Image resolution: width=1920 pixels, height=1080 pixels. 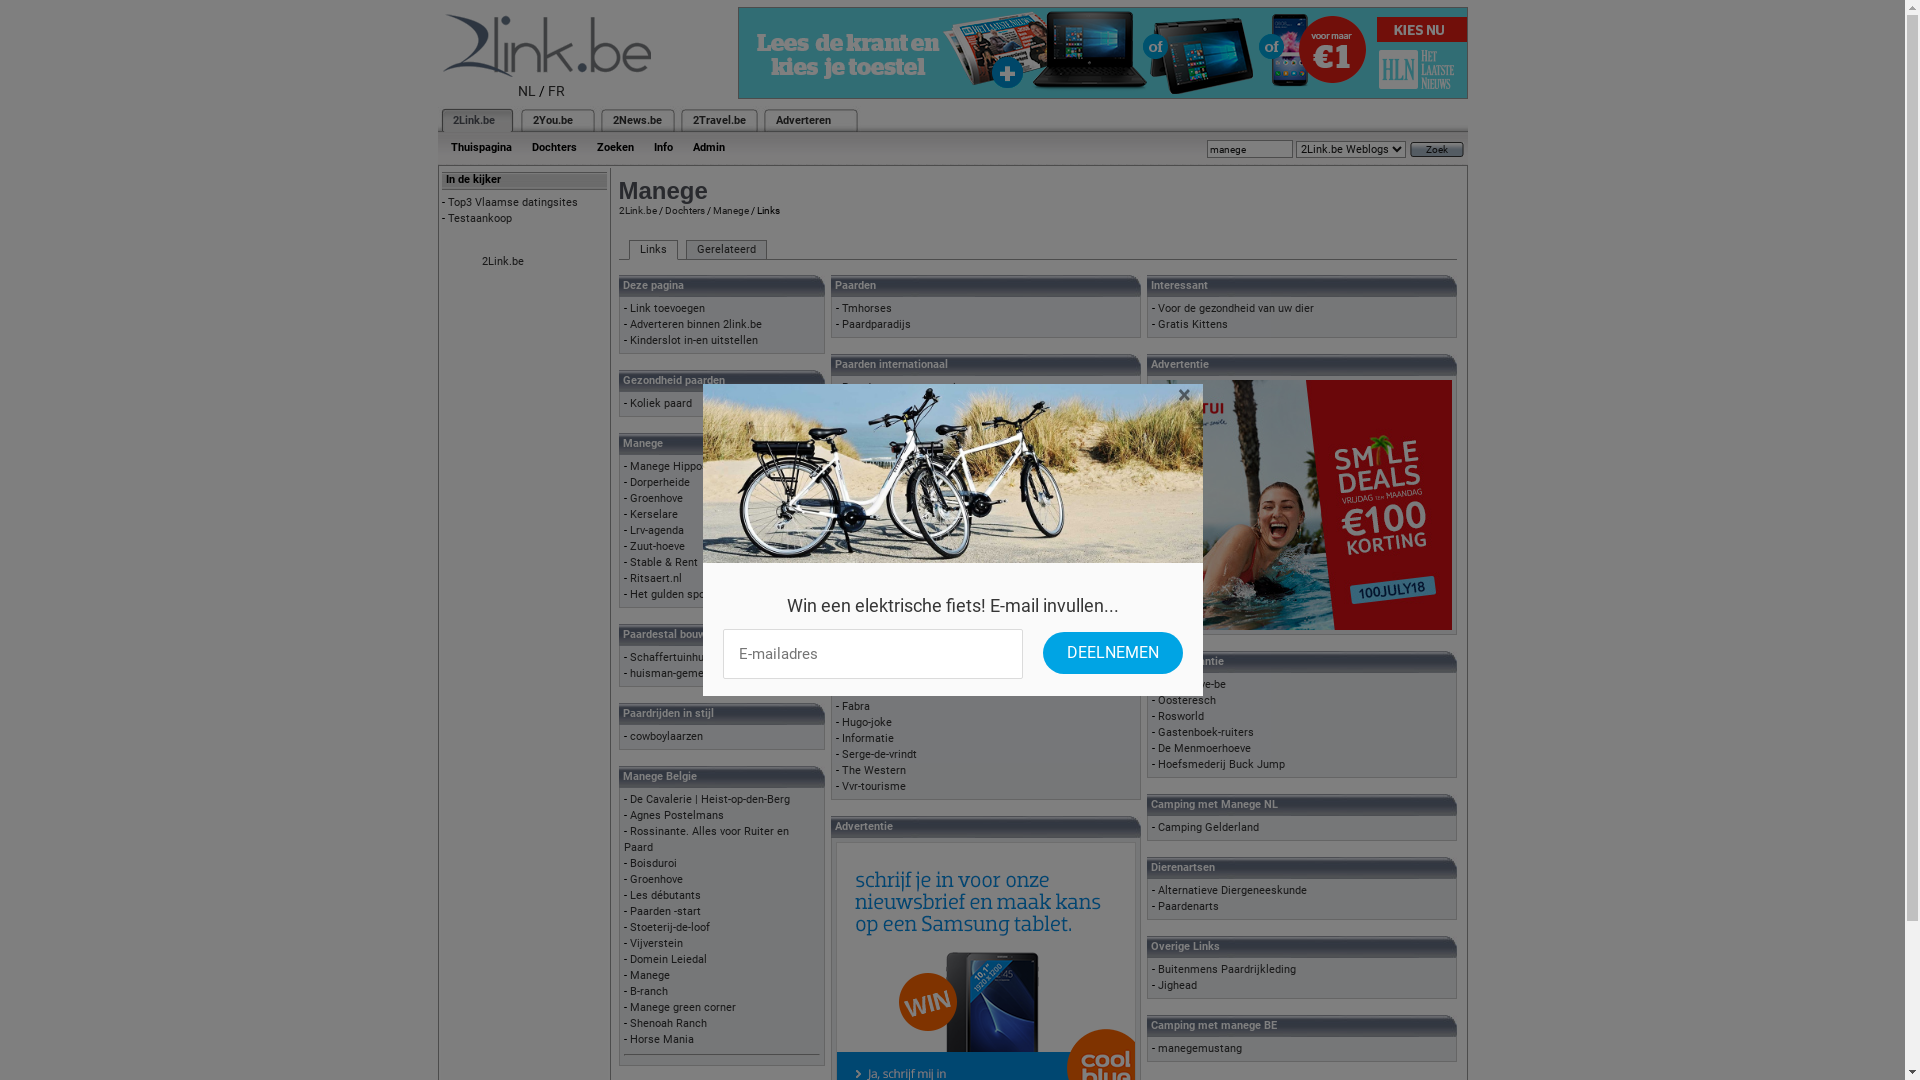 What do you see at coordinates (711, 210) in the screenshot?
I see `'Manege'` at bounding box center [711, 210].